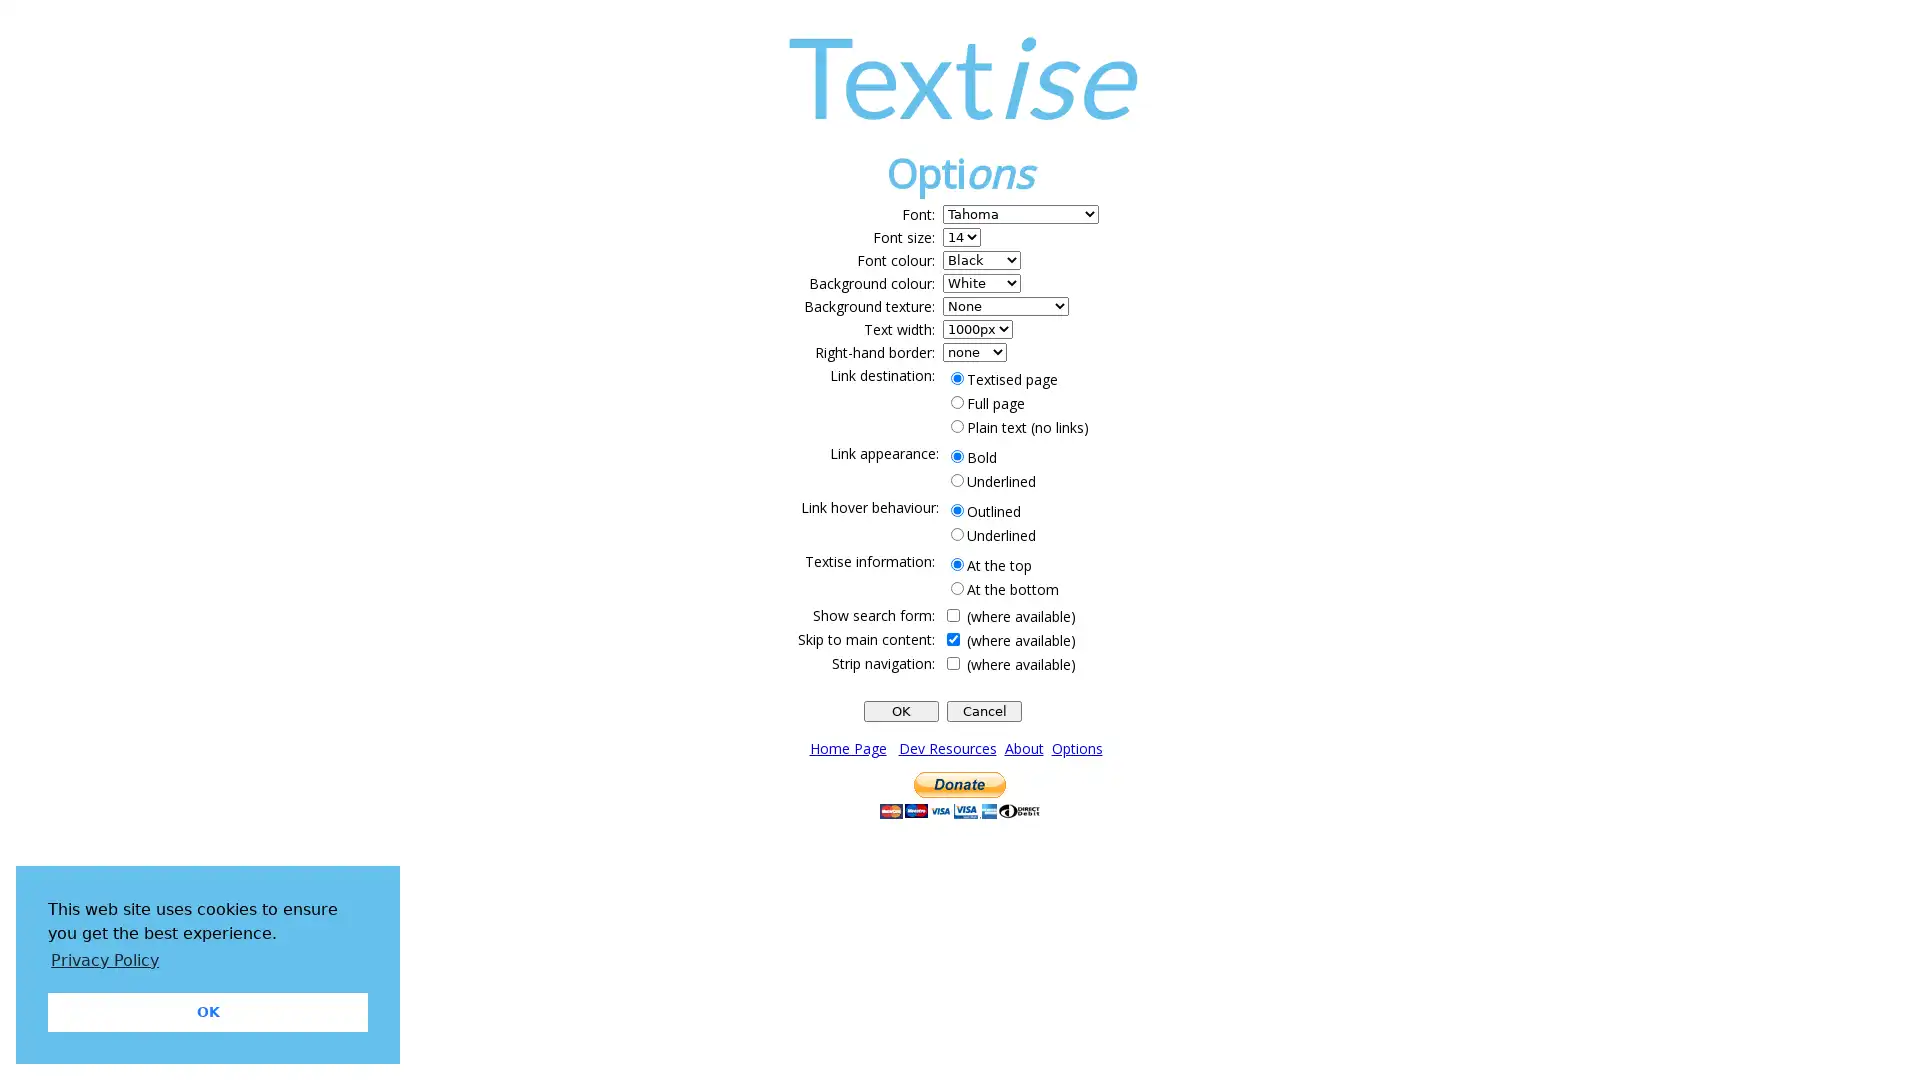  Describe the element at coordinates (104, 959) in the screenshot. I see `learn more about cookies` at that location.